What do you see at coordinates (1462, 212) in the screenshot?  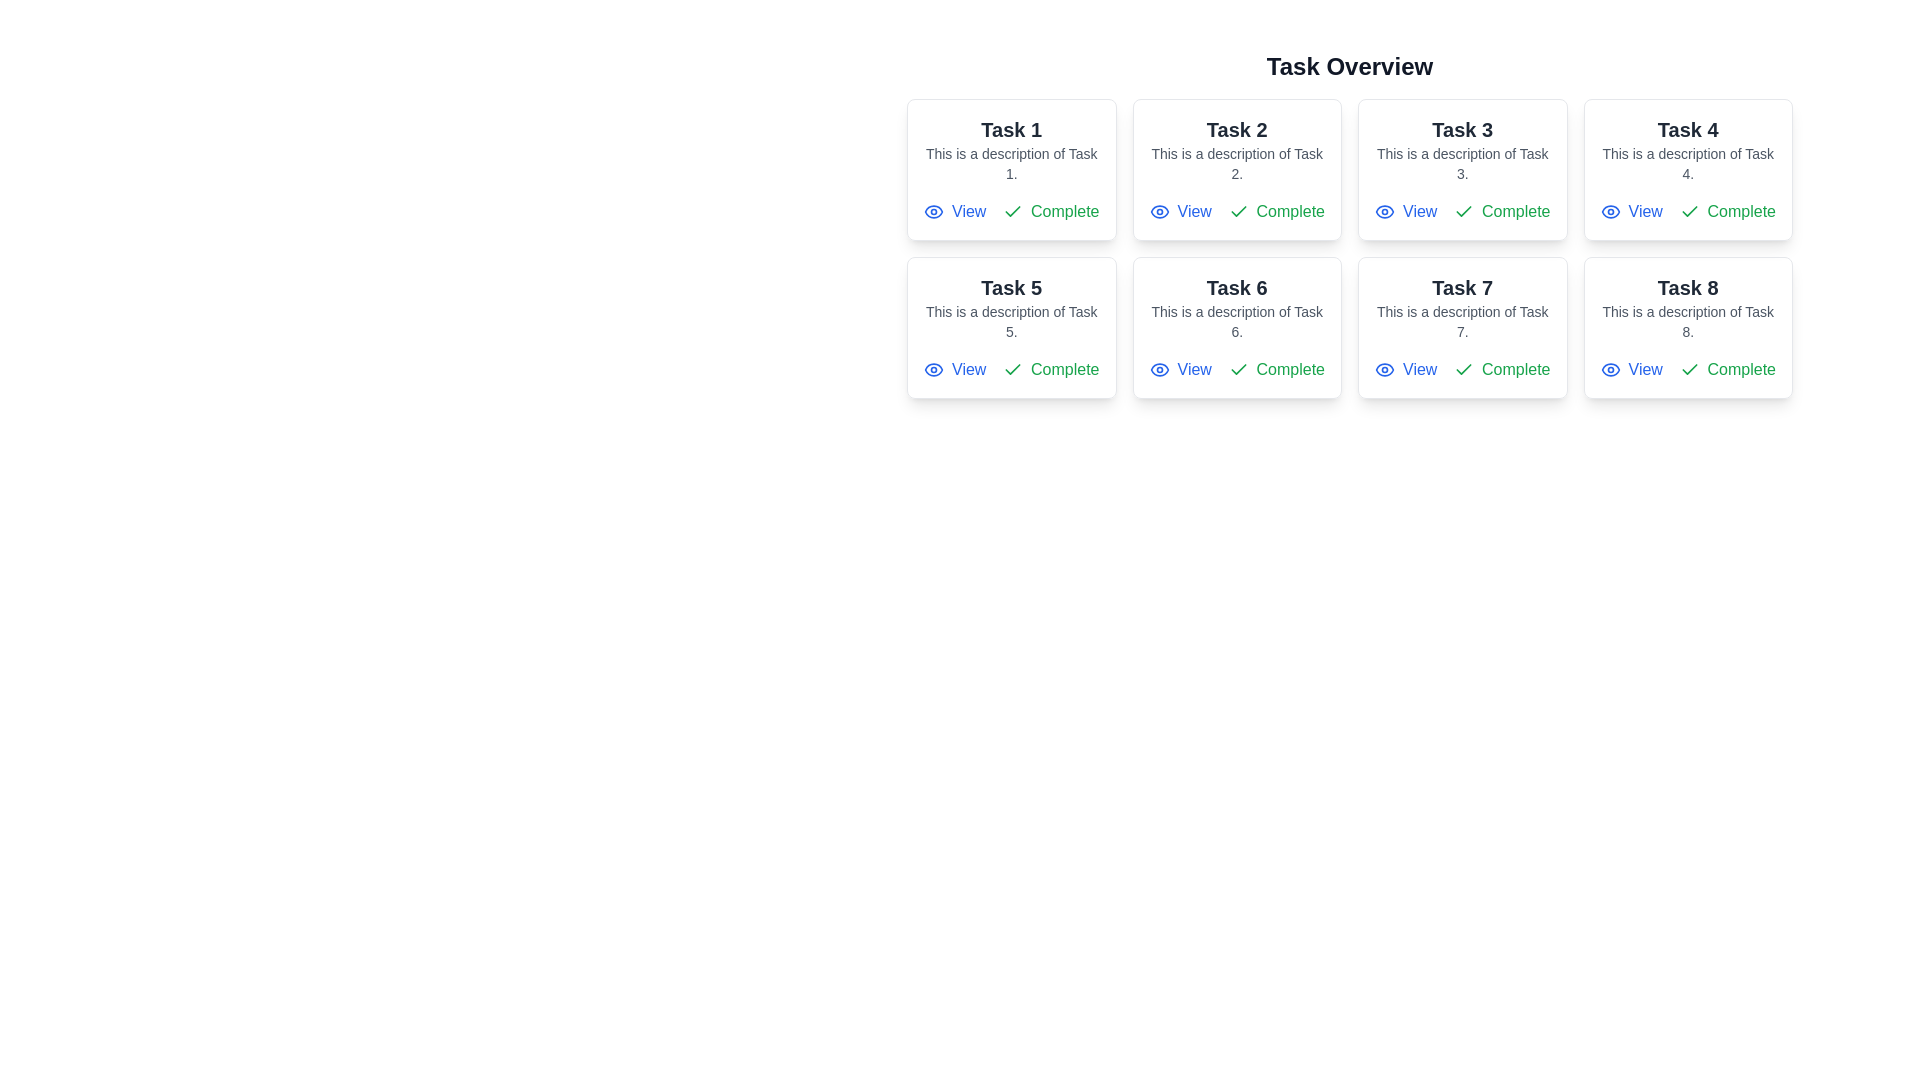 I see `the button group located at the bottom-right corner of the 'Task 3' card to trigger potential visual feedback` at bounding box center [1462, 212].